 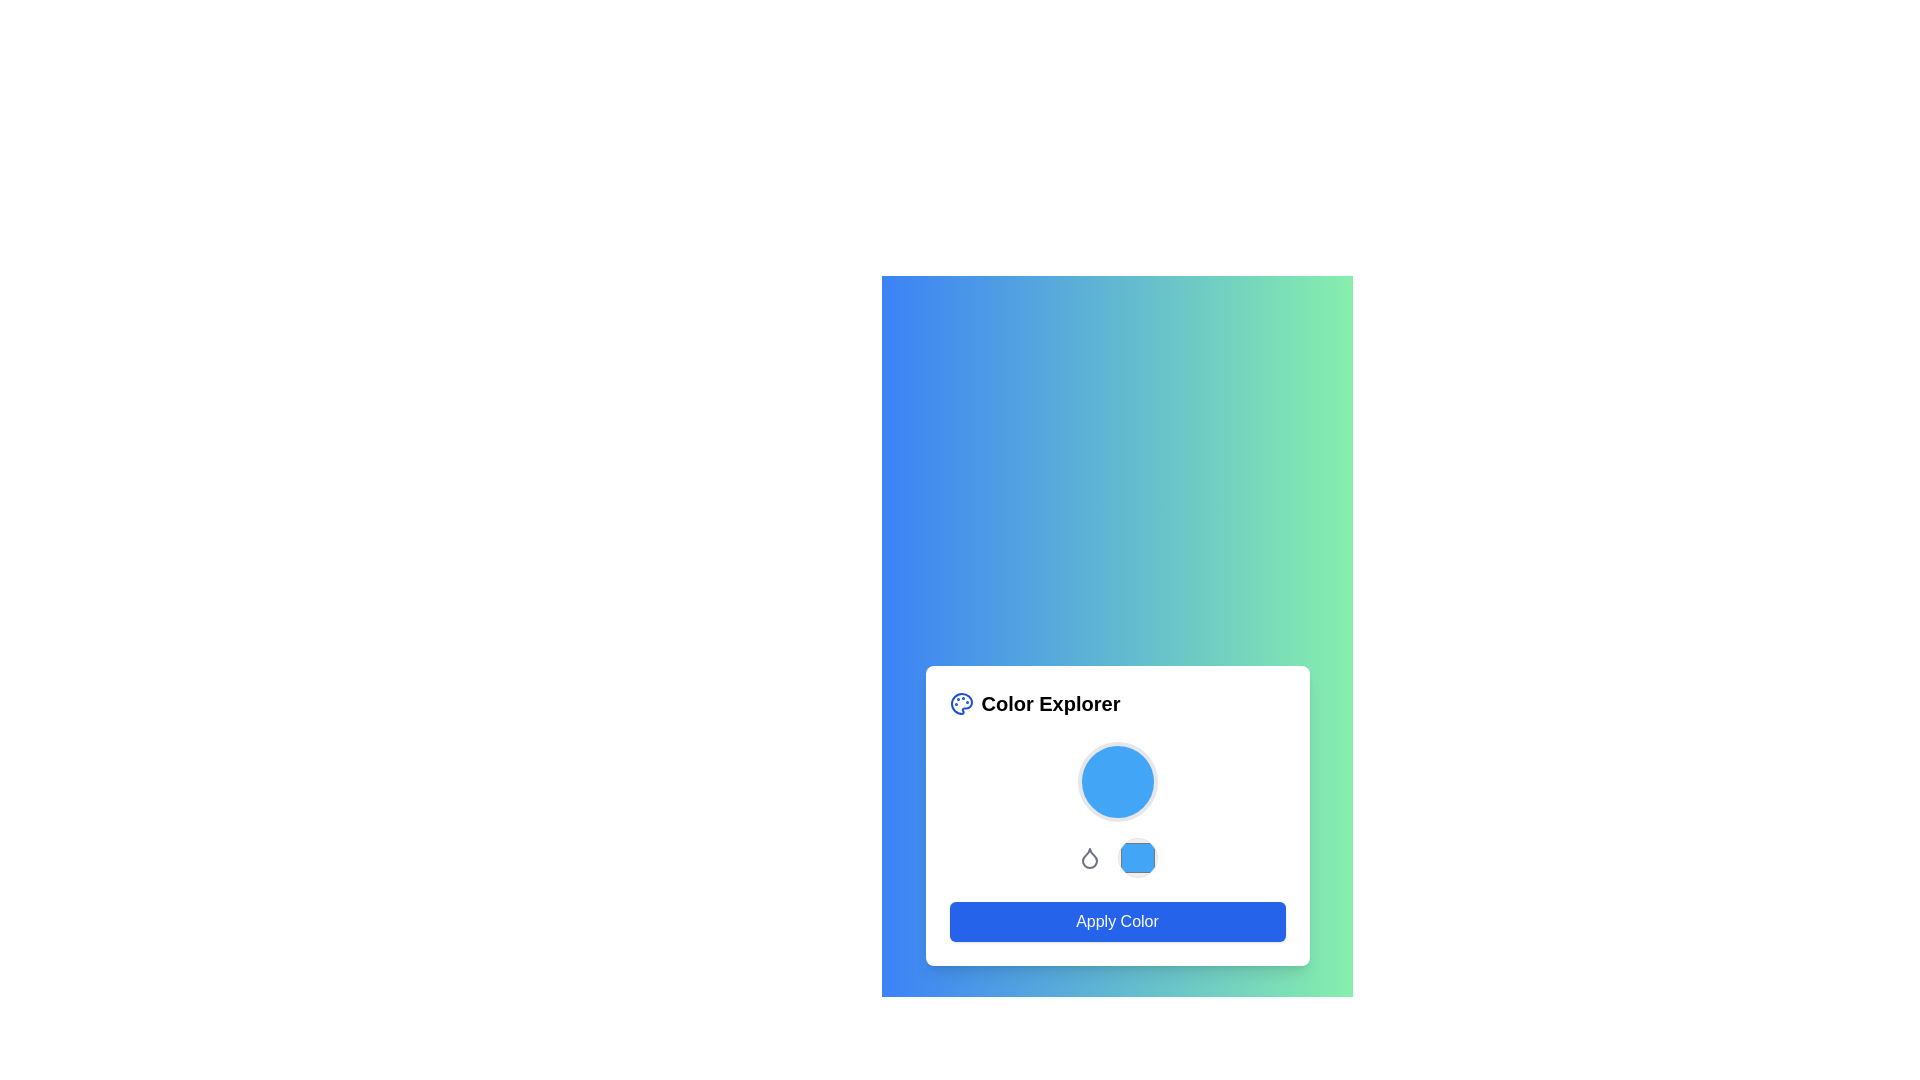 What do you see at coordinates (1116, 703) in the screenshot?
I see `title text 'Color Explorer' in the Header with Icon, which is styled in a bold font and located at the upper section of a white card interface` at bounding box center [1116, 703].